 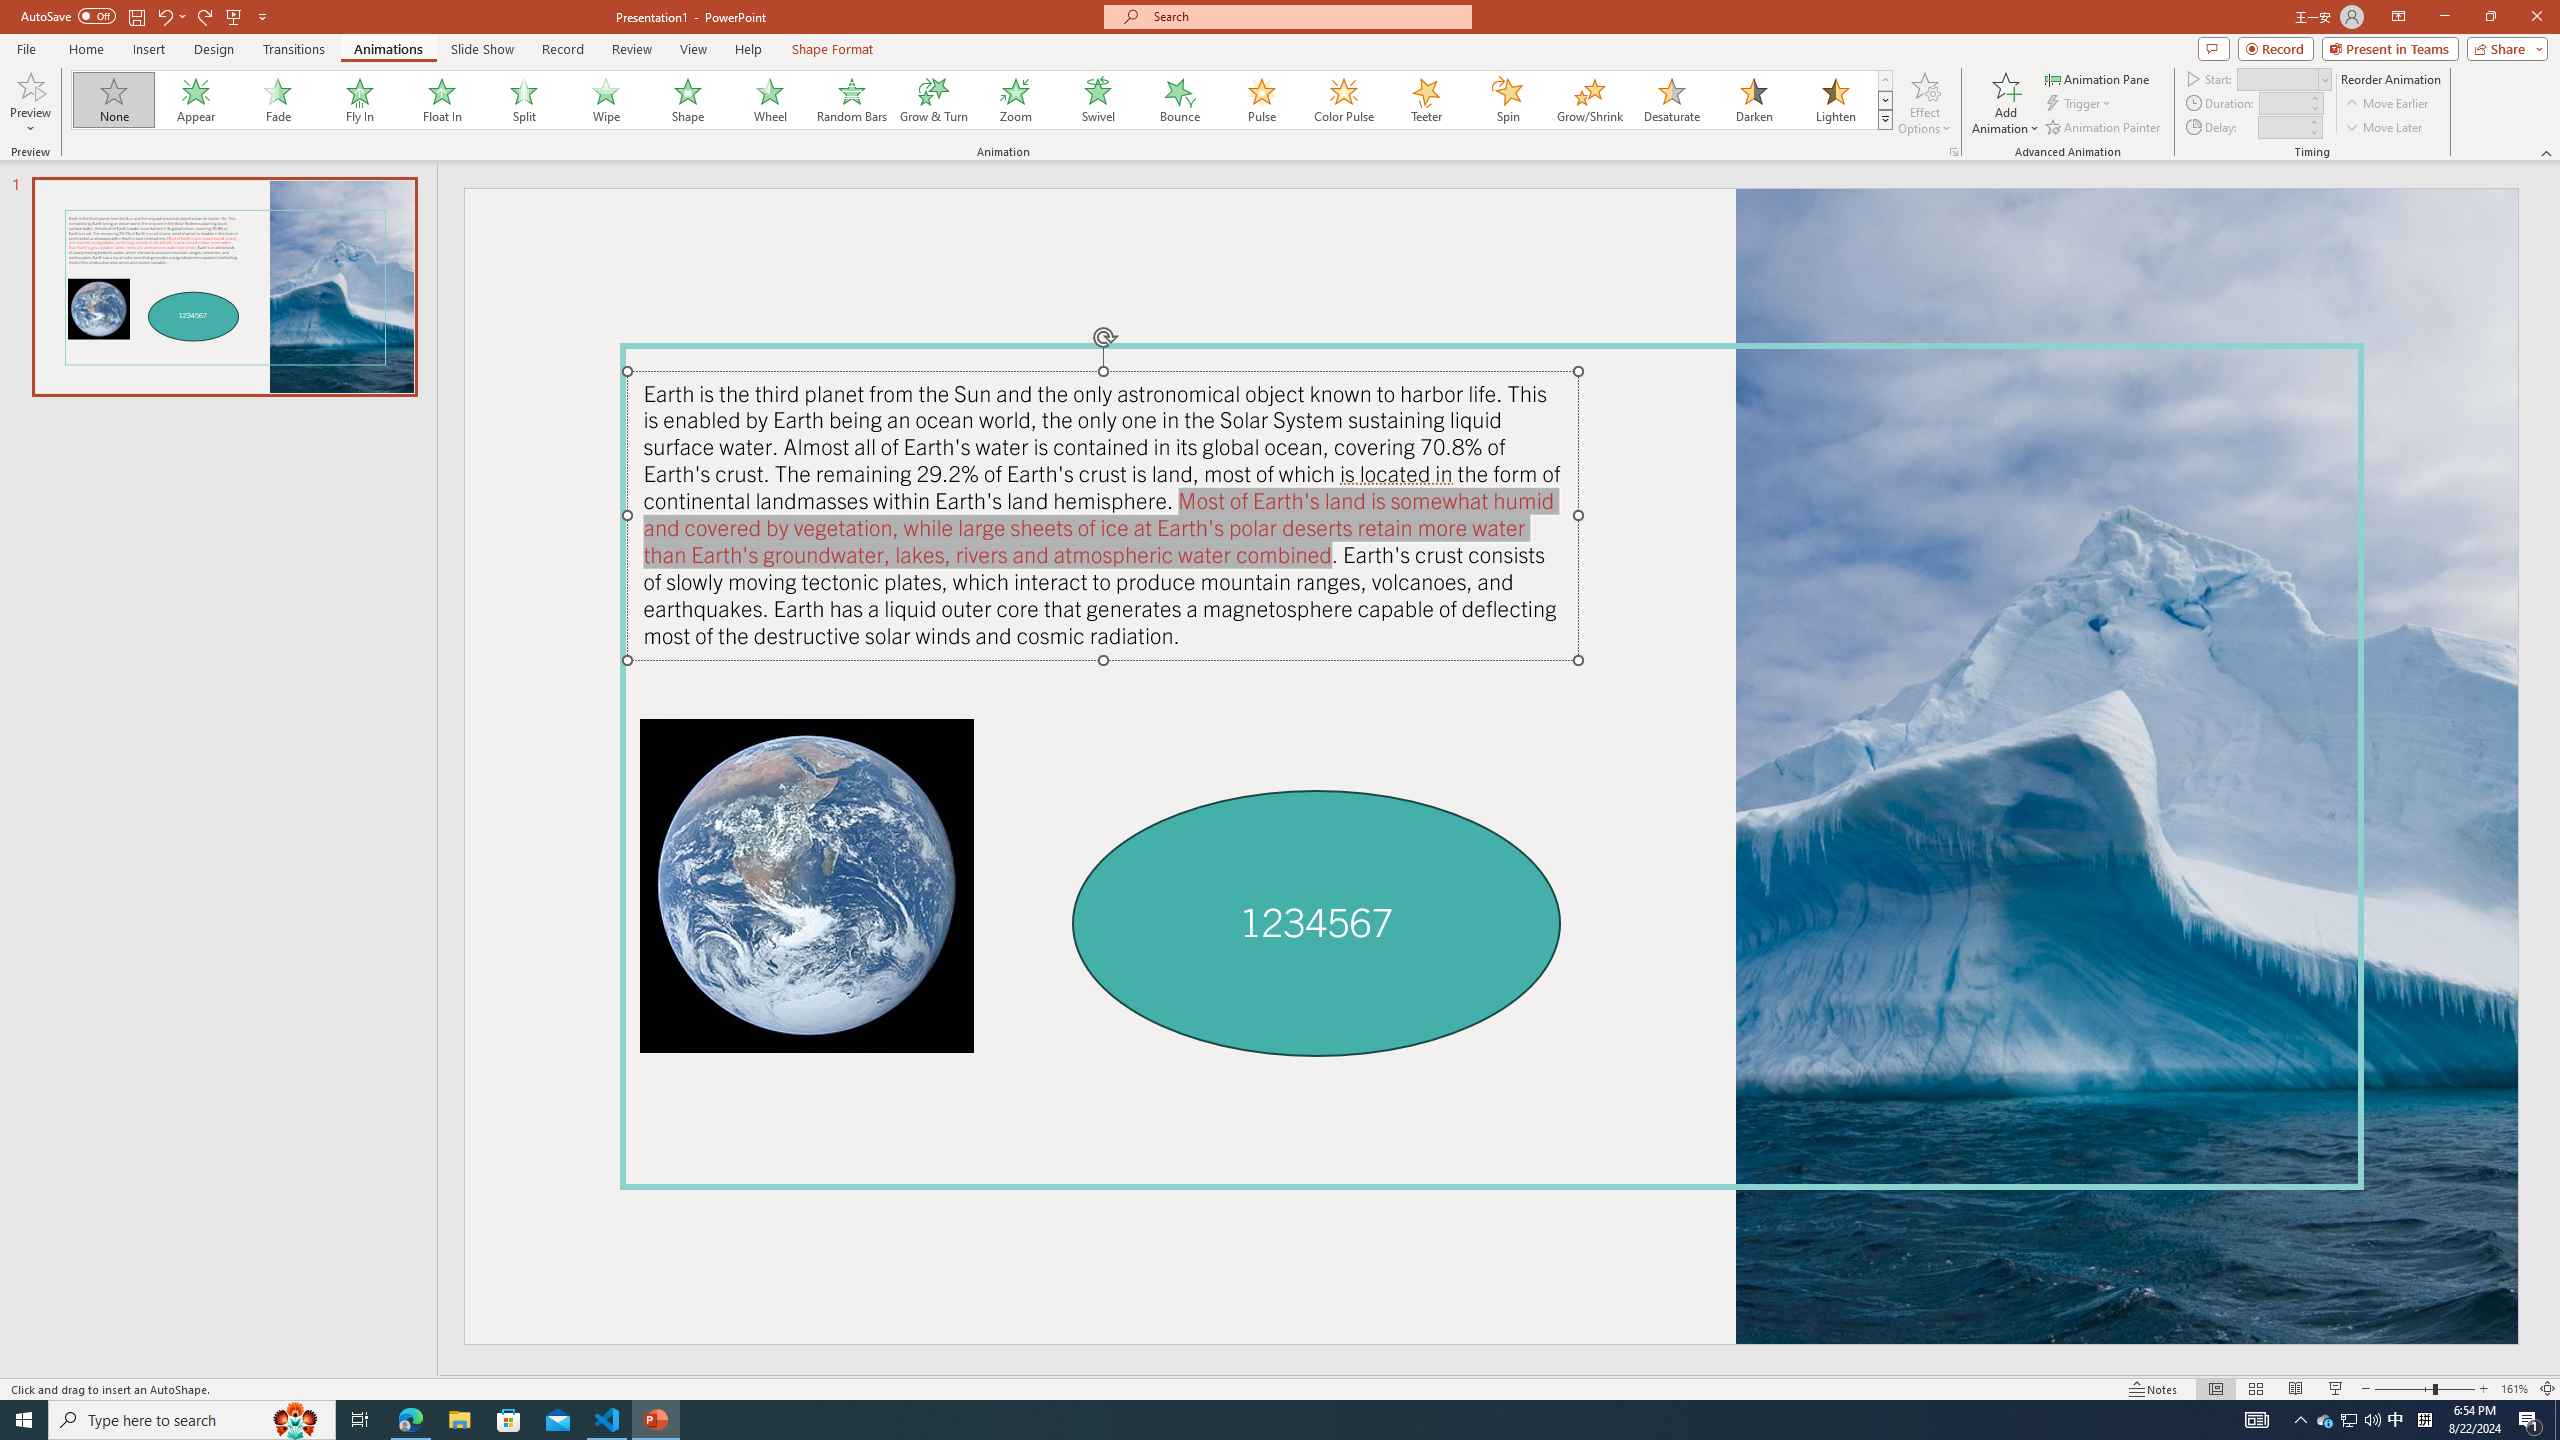 I want to click on 'View', so click(x=694, y=49).